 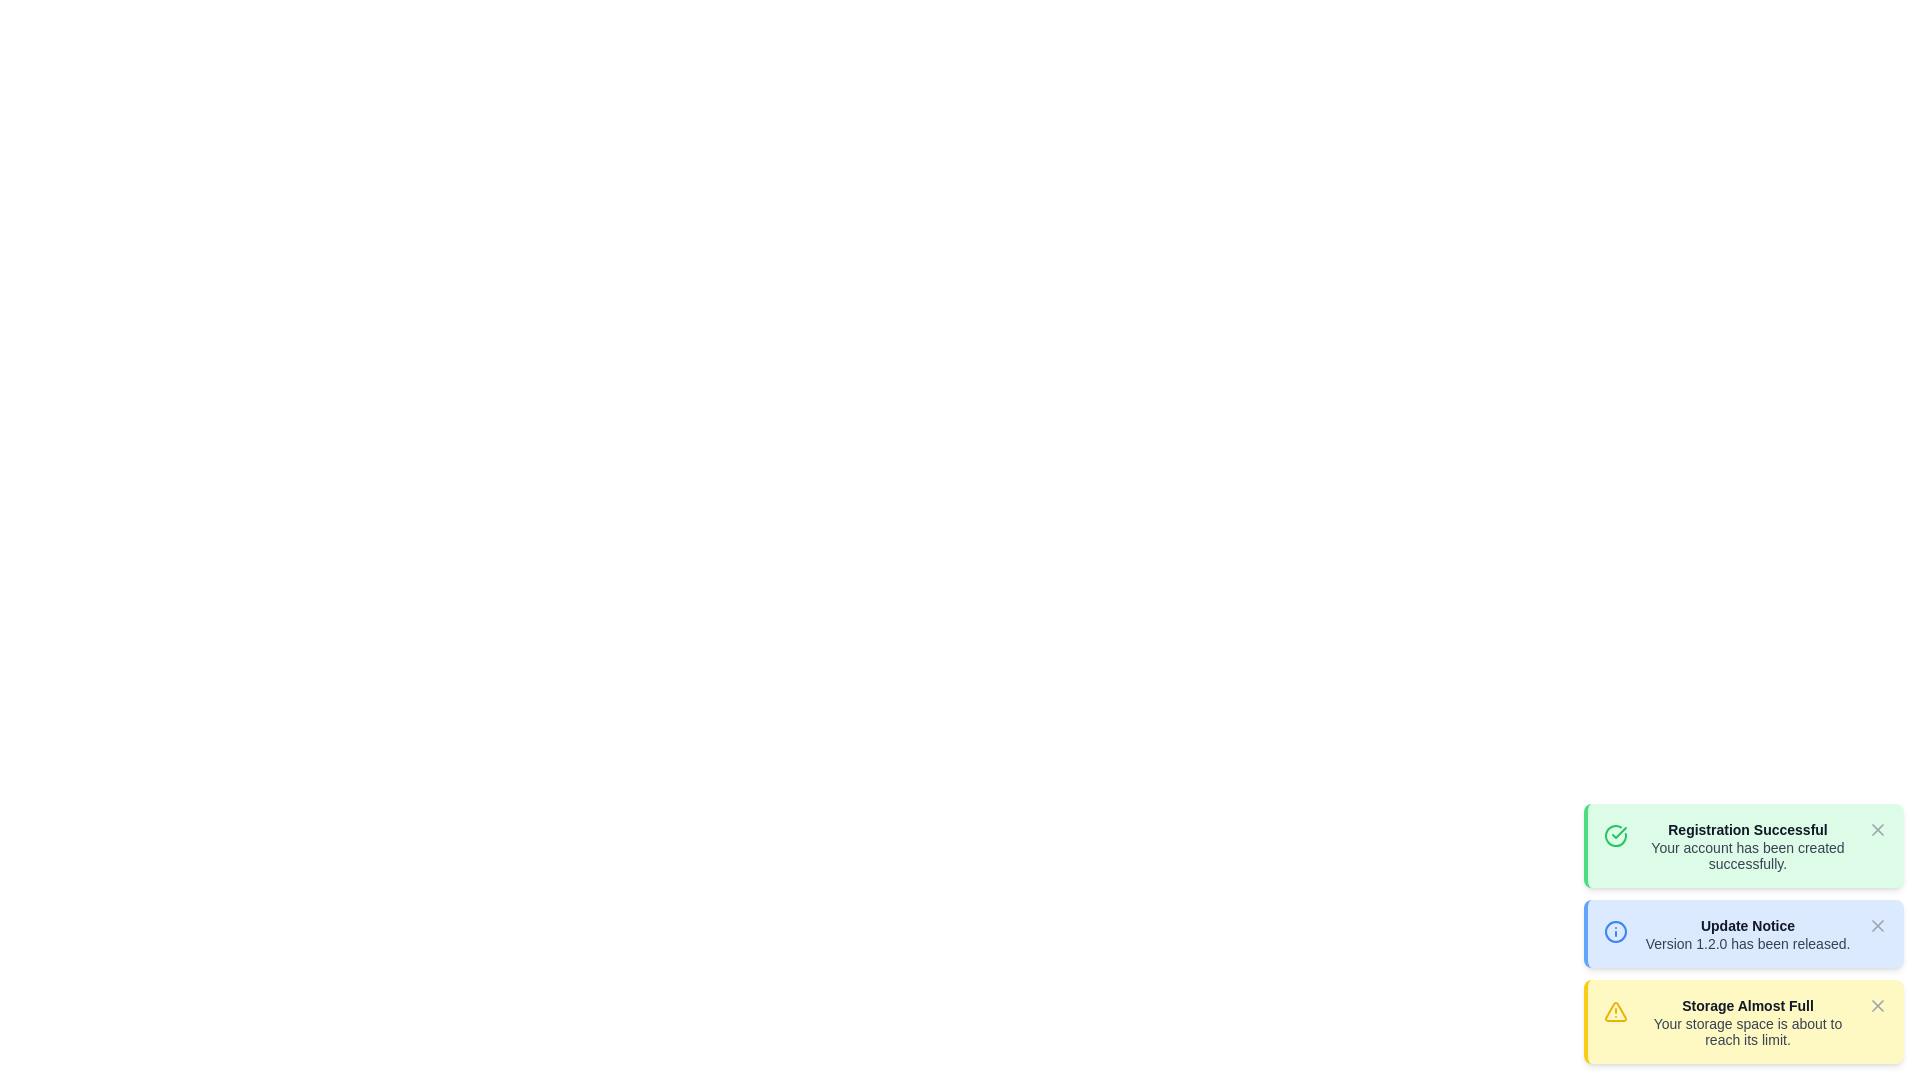 What do you see at coordinates (1746, 925) in the screenshot?
I see `text label located at the top of the second notification card in the notification panel on the right side, which summarizes the purpose of the notification` at bounding box center [1746, 925].